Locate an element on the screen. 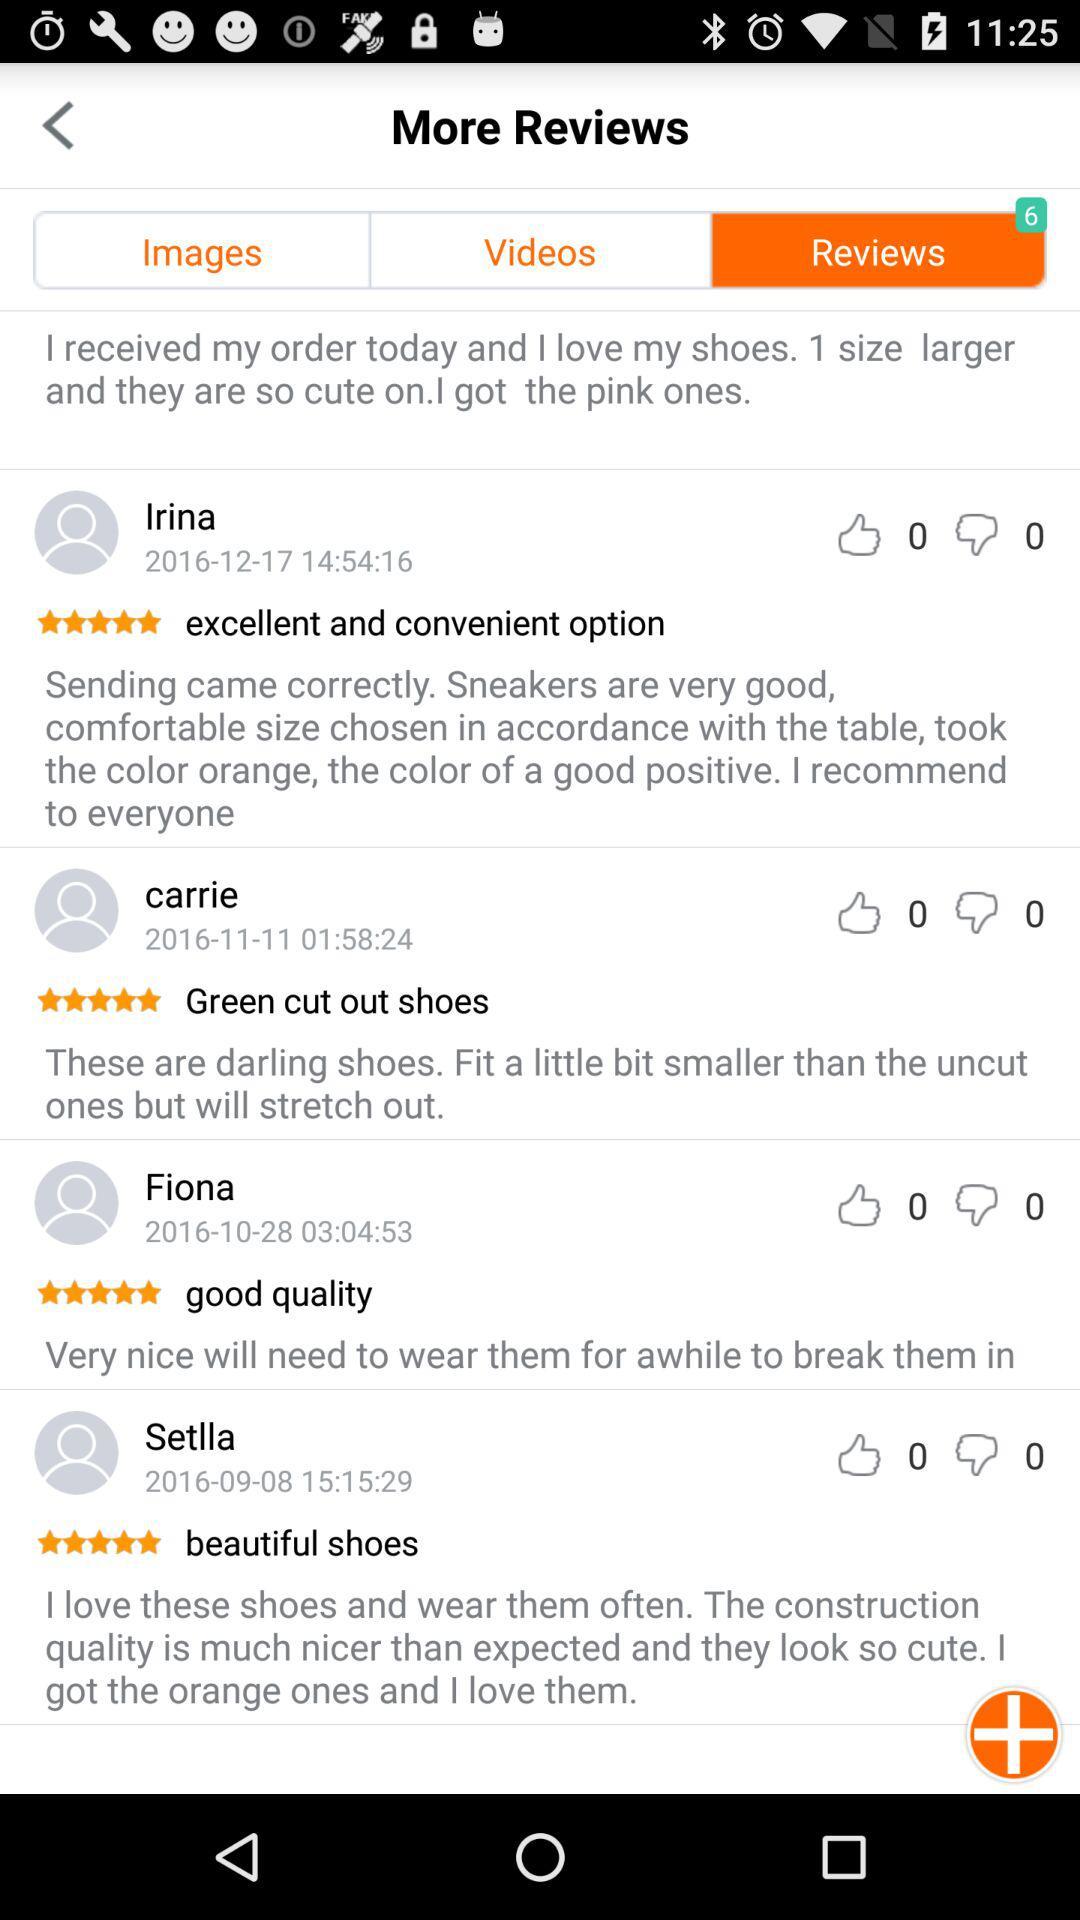 This screenshot has height=1920, width=1080. thumbs down is located at coordinates (975, 1204).